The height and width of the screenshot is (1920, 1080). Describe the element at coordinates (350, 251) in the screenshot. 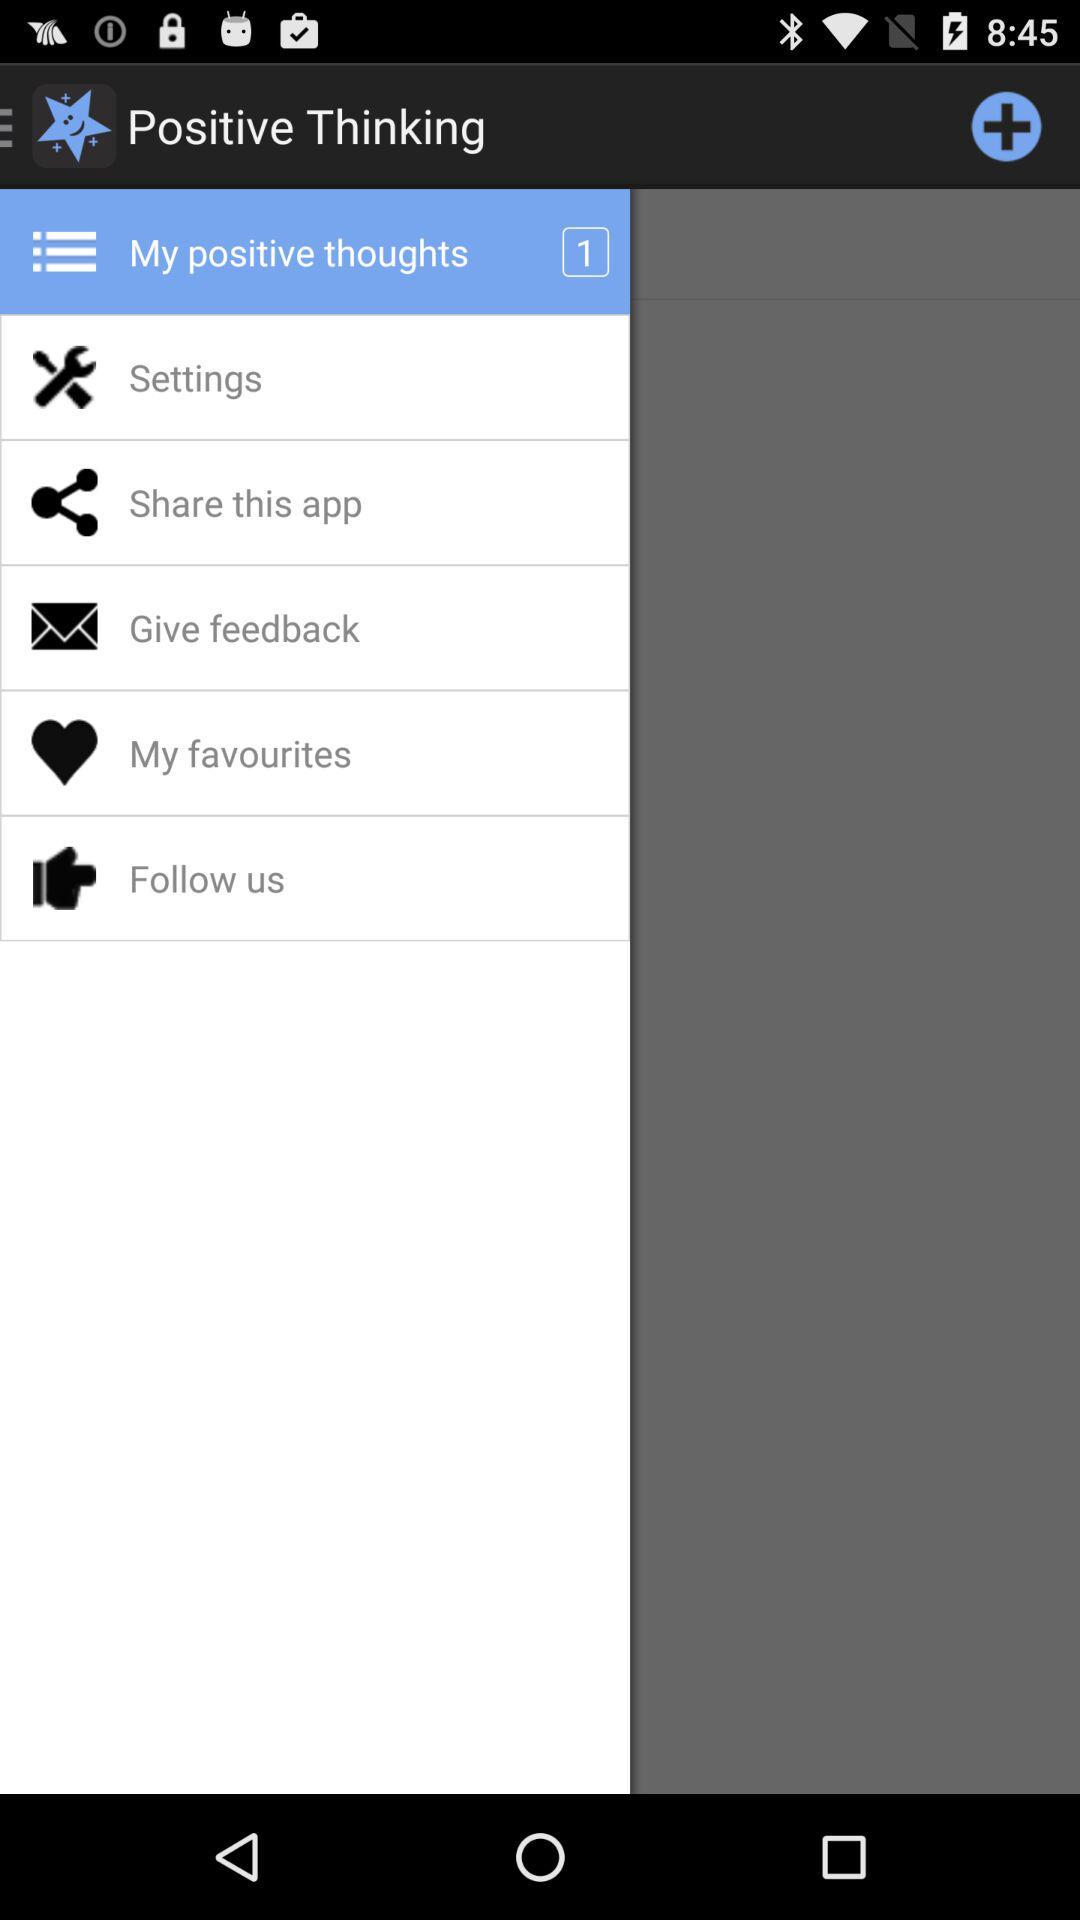

I see `the app below the positive thinking item` at that location.